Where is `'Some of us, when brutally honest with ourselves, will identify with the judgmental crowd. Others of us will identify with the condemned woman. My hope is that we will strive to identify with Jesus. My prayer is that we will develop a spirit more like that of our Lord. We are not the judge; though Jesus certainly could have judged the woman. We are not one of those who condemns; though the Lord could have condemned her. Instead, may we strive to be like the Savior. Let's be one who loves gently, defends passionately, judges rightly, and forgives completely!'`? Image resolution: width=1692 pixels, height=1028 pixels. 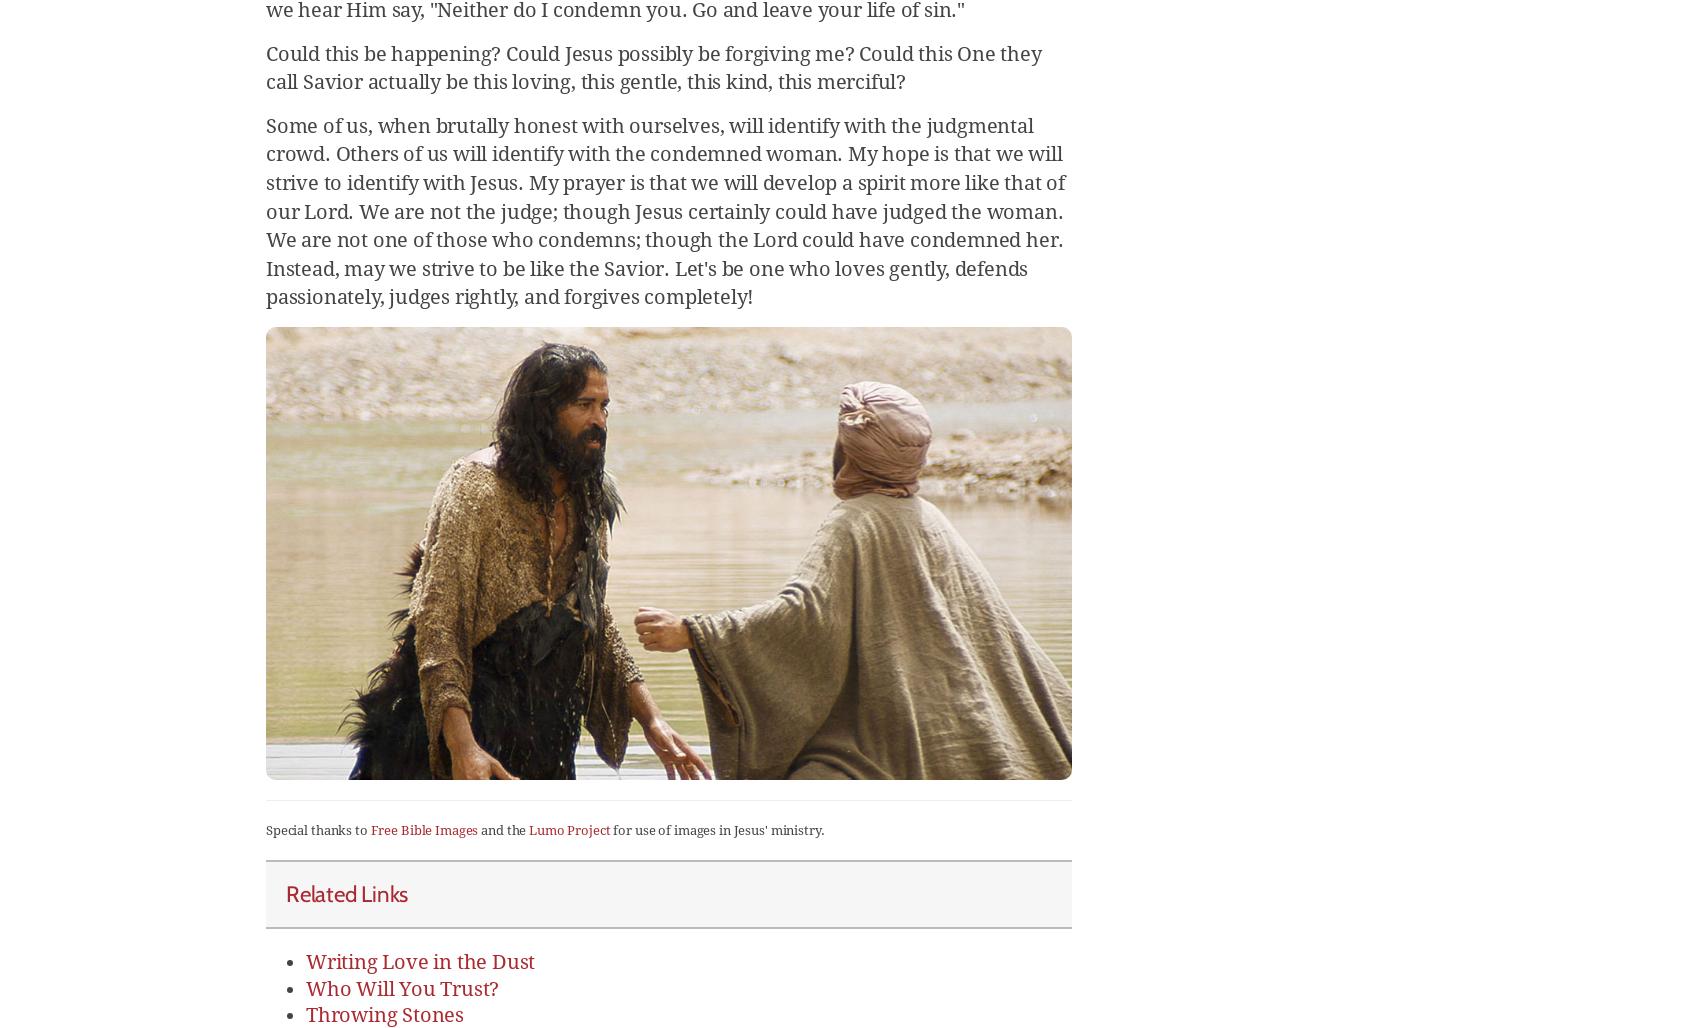
'Some of us, when brutally honest with ourselves, will identify with the judgmental crowd. Others of us will identify with the condemned woman. My hope is that we will strive to identify with Jesus. My prayer is that we will develop a spirit more like that of our Lord. We are not the judge; though Jesus certainly could have judged the woman. We are not one of those who condemns; though the Lord could have condemned her. Instead, may we strive to be like the Savior. Let's be one who loves gently, defends passionately, judges rightly, and forgives completely!' is located at coordinates (265, 210).